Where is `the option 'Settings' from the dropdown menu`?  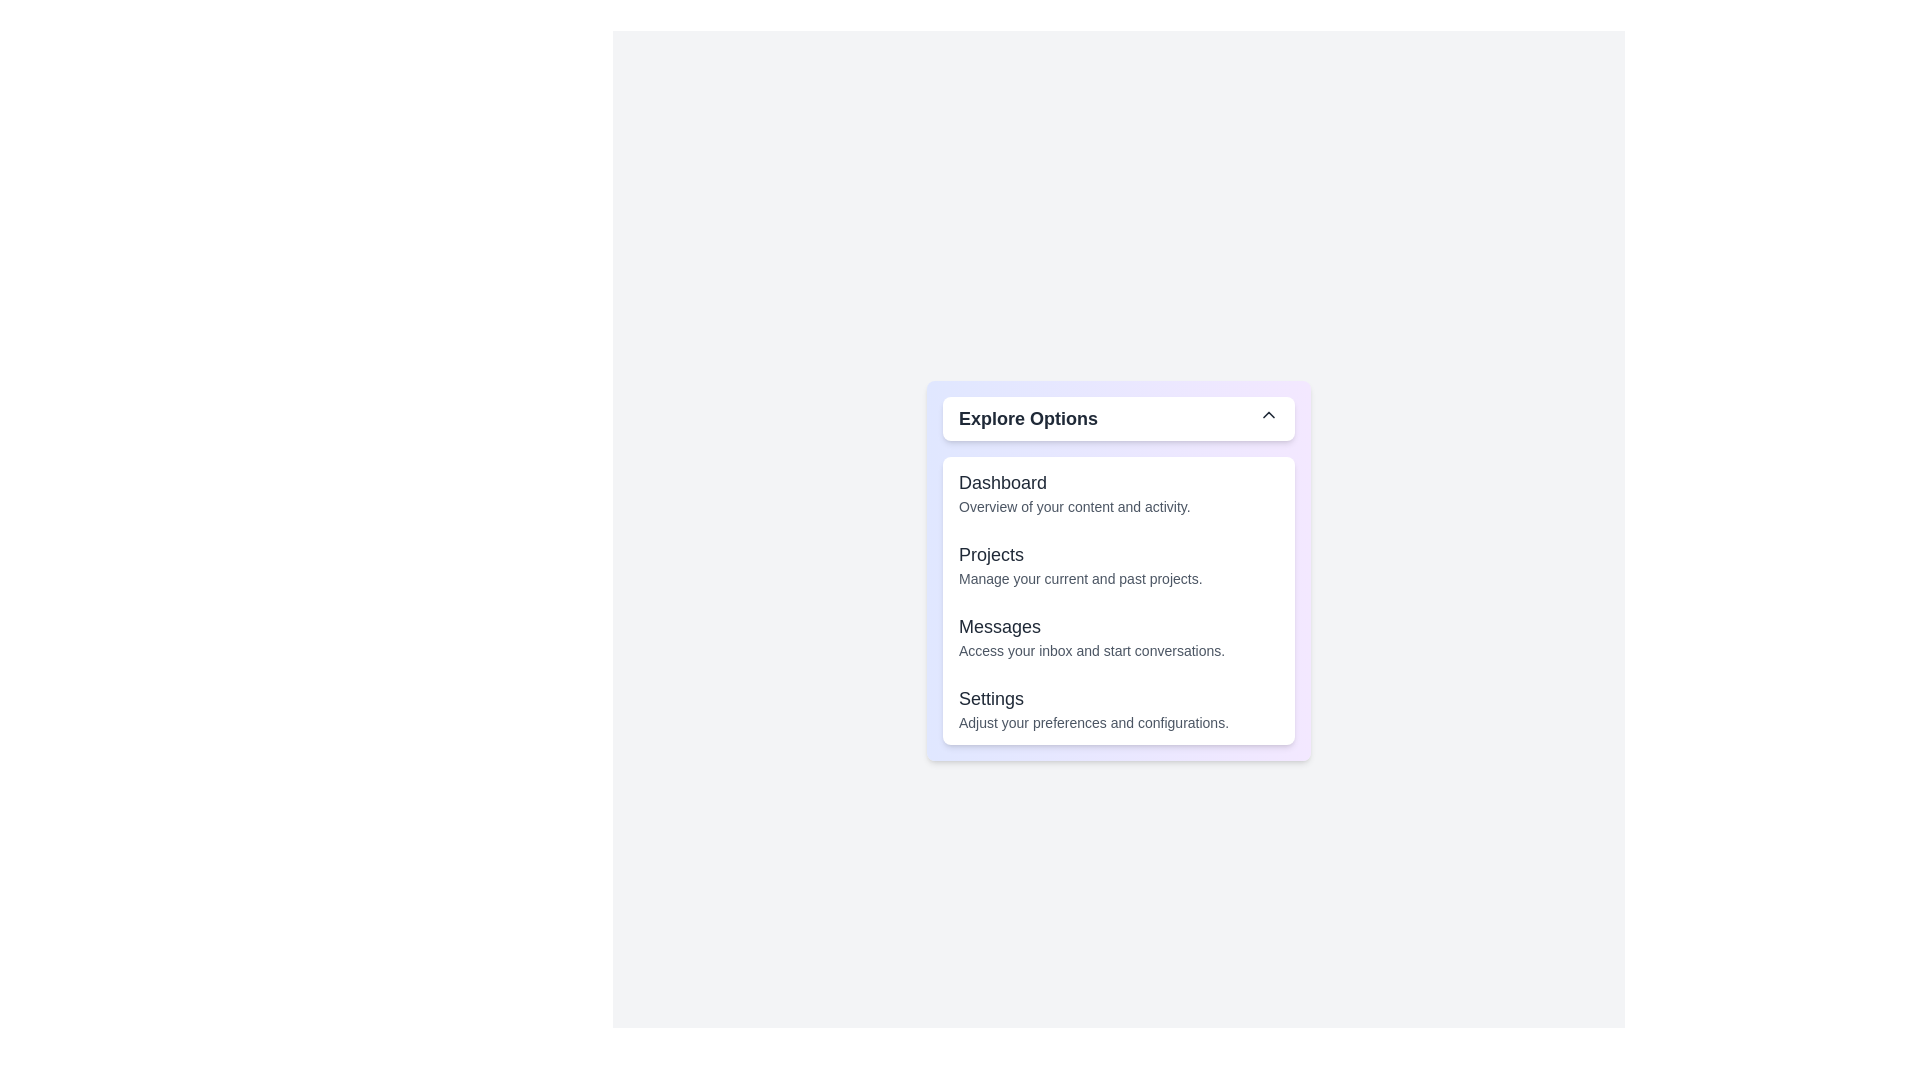 the option 'Settings' from the dropdown menu is located at coordinates (1117, 708).